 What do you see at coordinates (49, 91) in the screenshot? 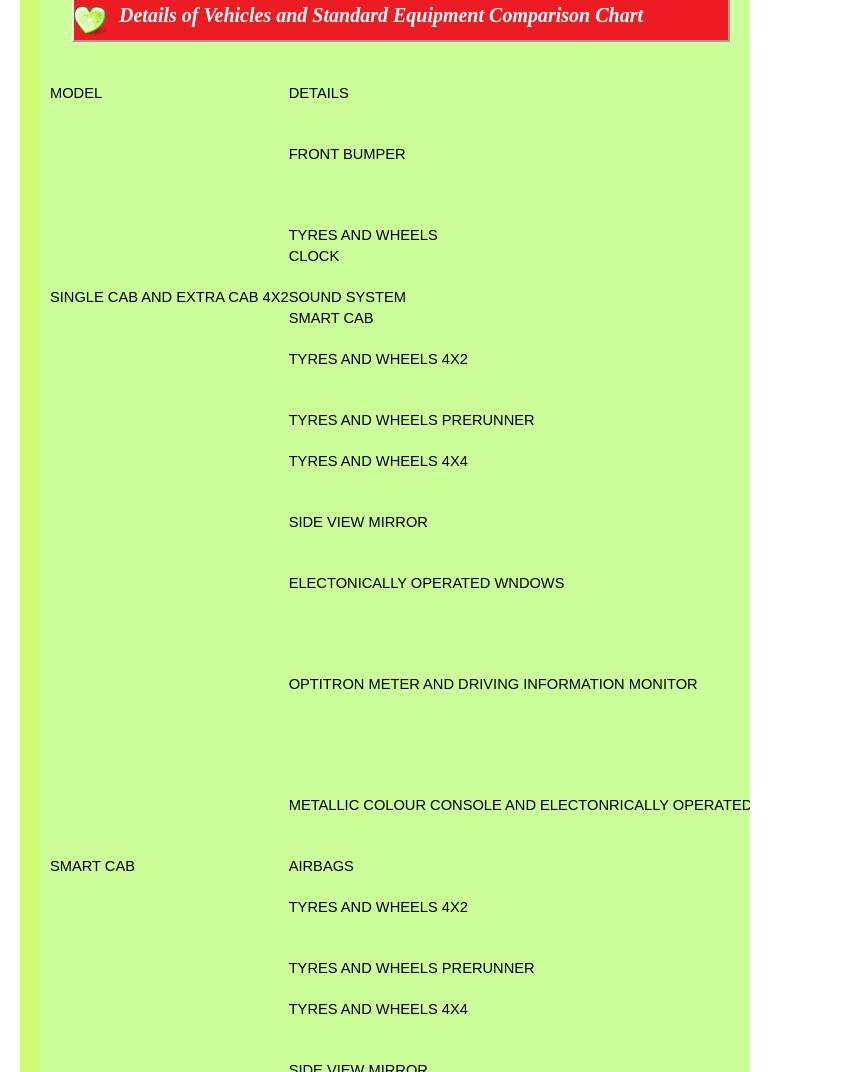
I see `'MODEL'` at bounding box center [49, 91].